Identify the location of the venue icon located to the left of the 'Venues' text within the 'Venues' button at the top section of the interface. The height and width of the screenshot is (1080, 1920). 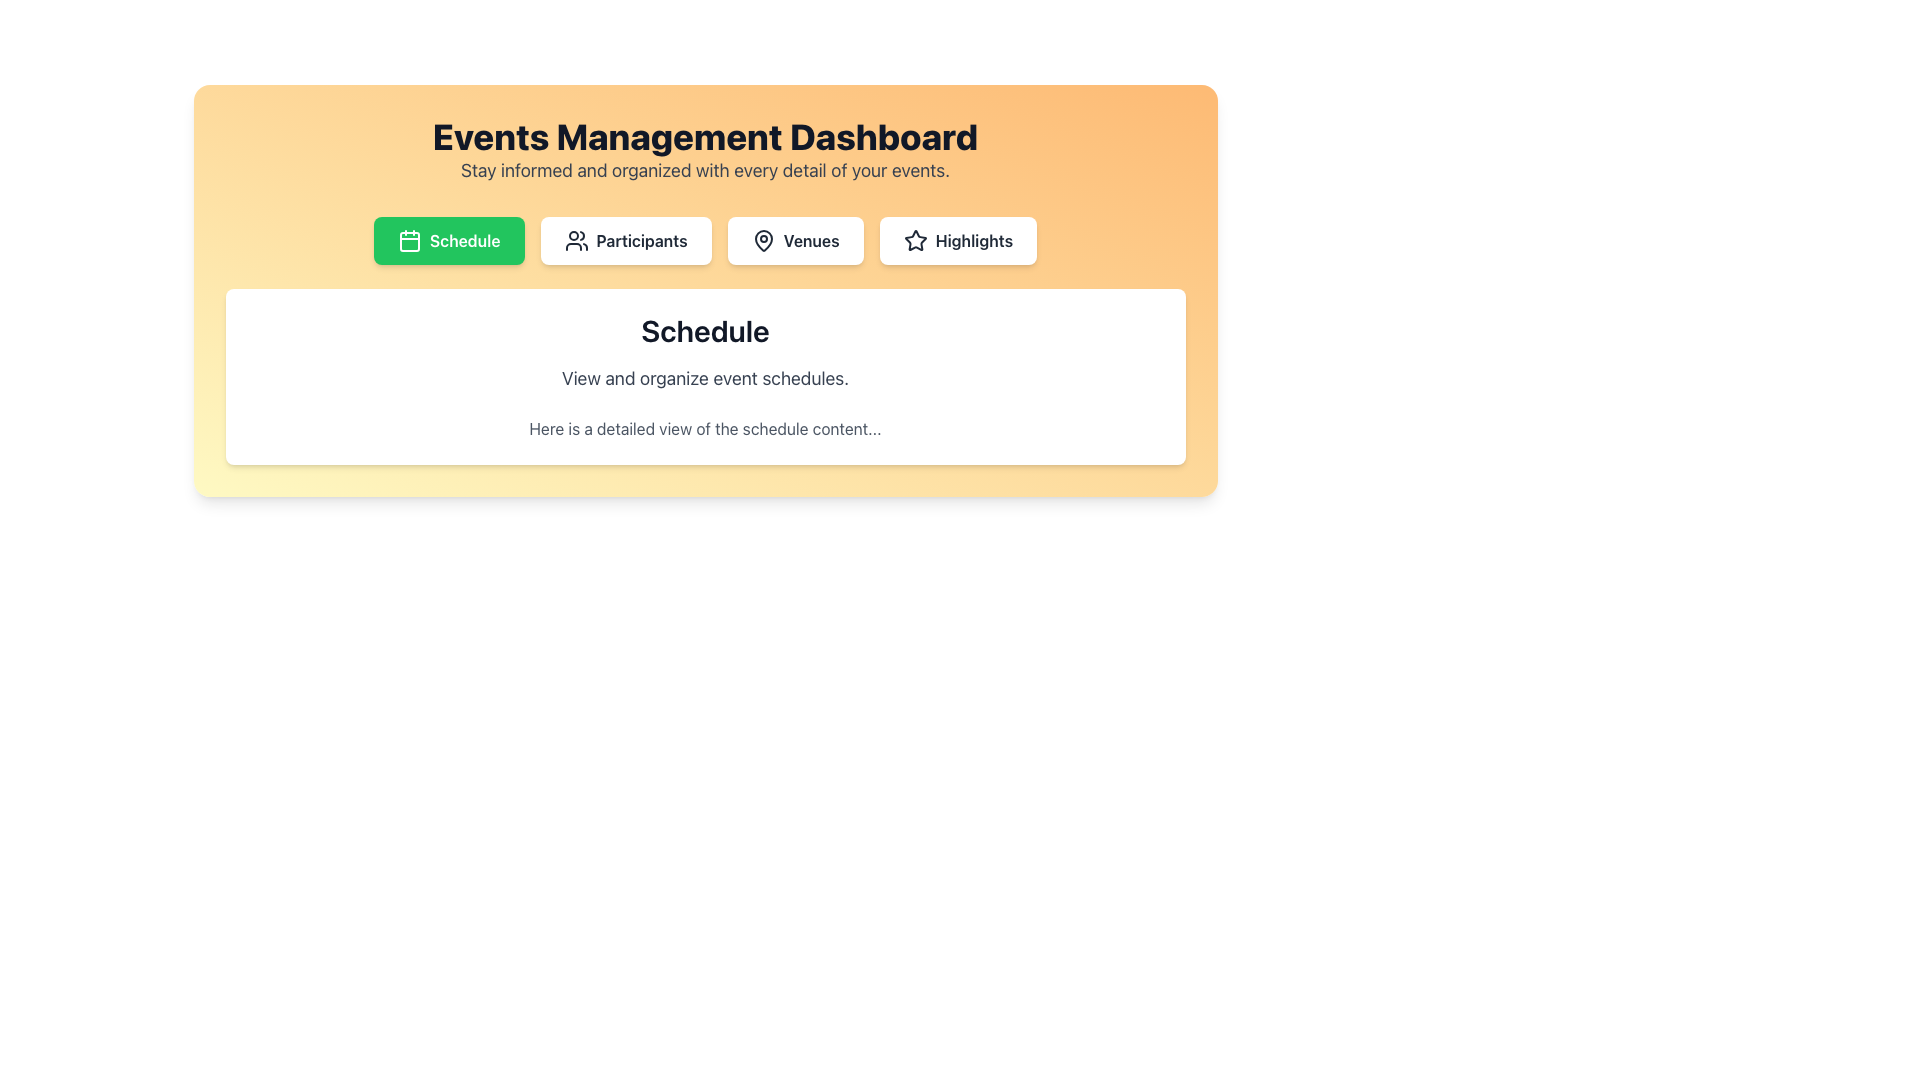
(762, 239).